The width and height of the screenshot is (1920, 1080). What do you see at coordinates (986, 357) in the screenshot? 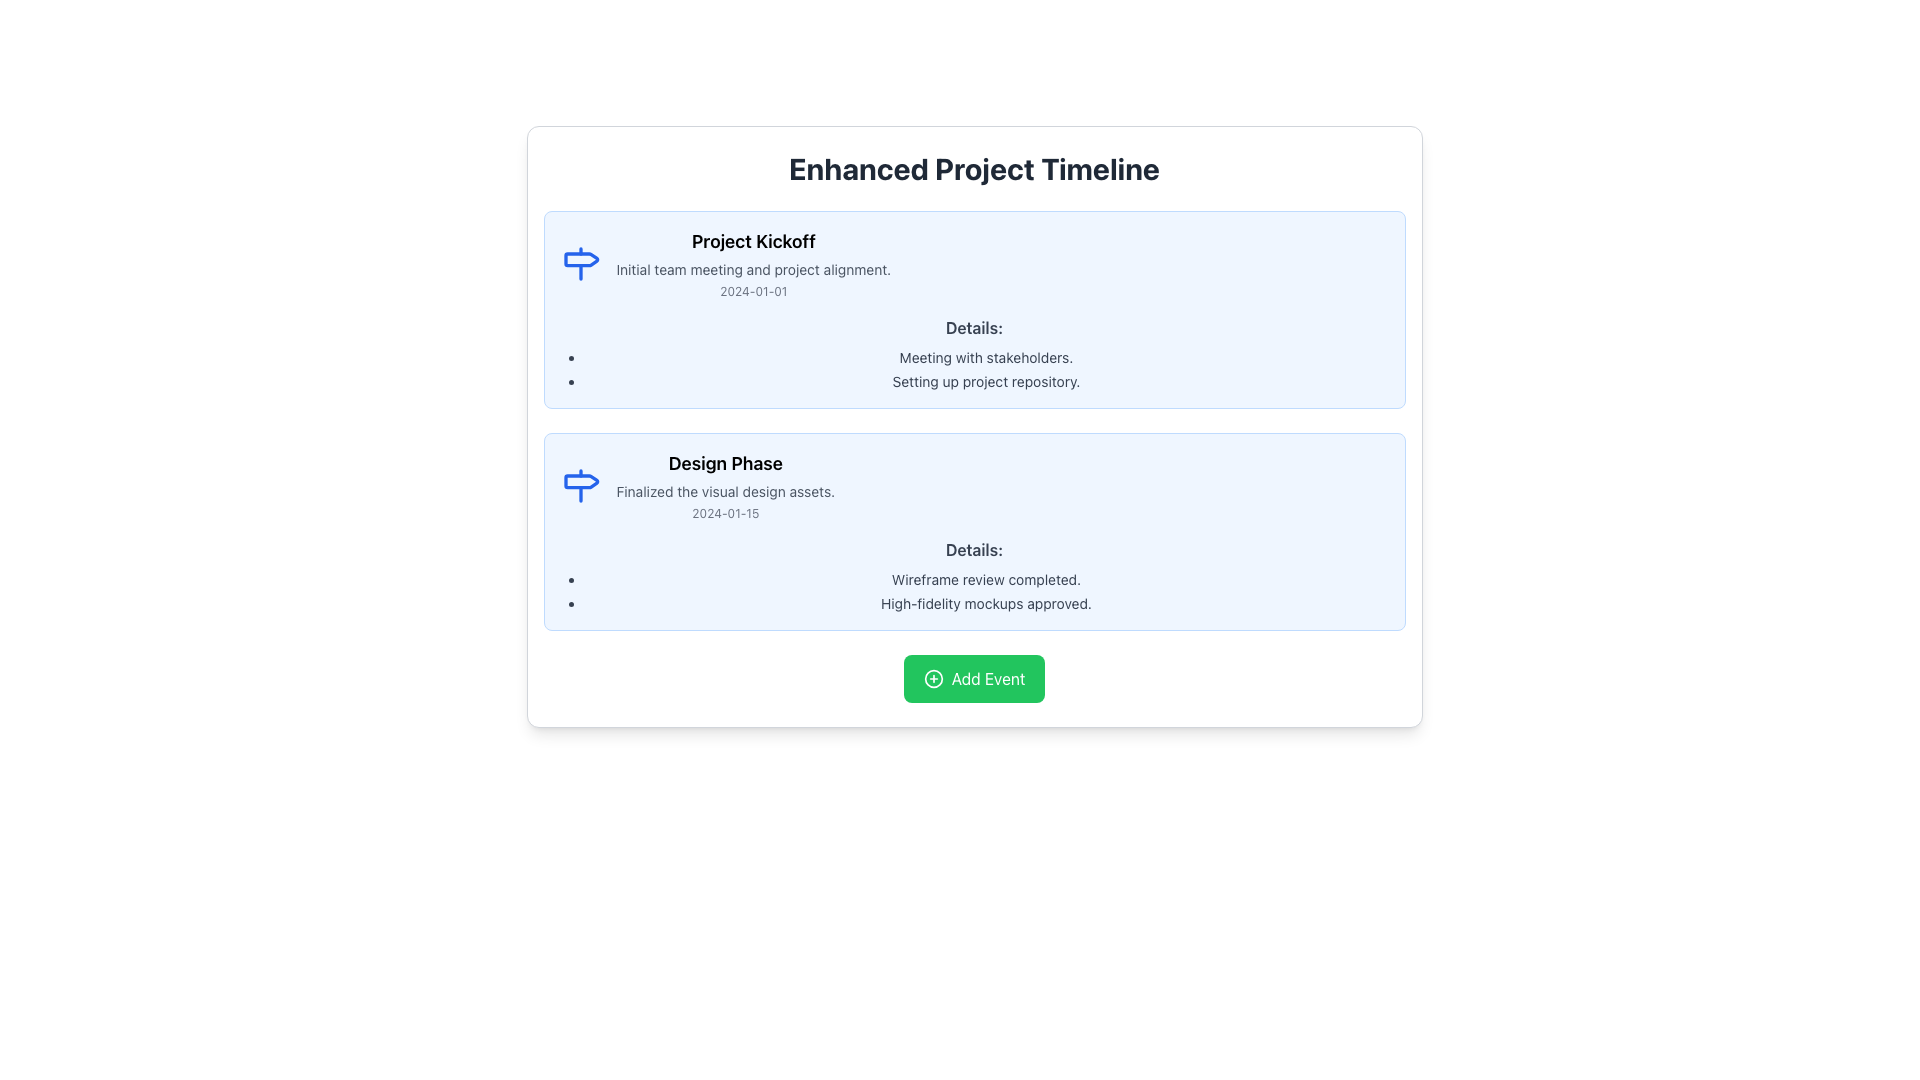
I see `the first bullet list item in the 'Details' section of the 'Project Kickoff' phase, which details a meeting with stakeholders` at bounding box center [986, 357].